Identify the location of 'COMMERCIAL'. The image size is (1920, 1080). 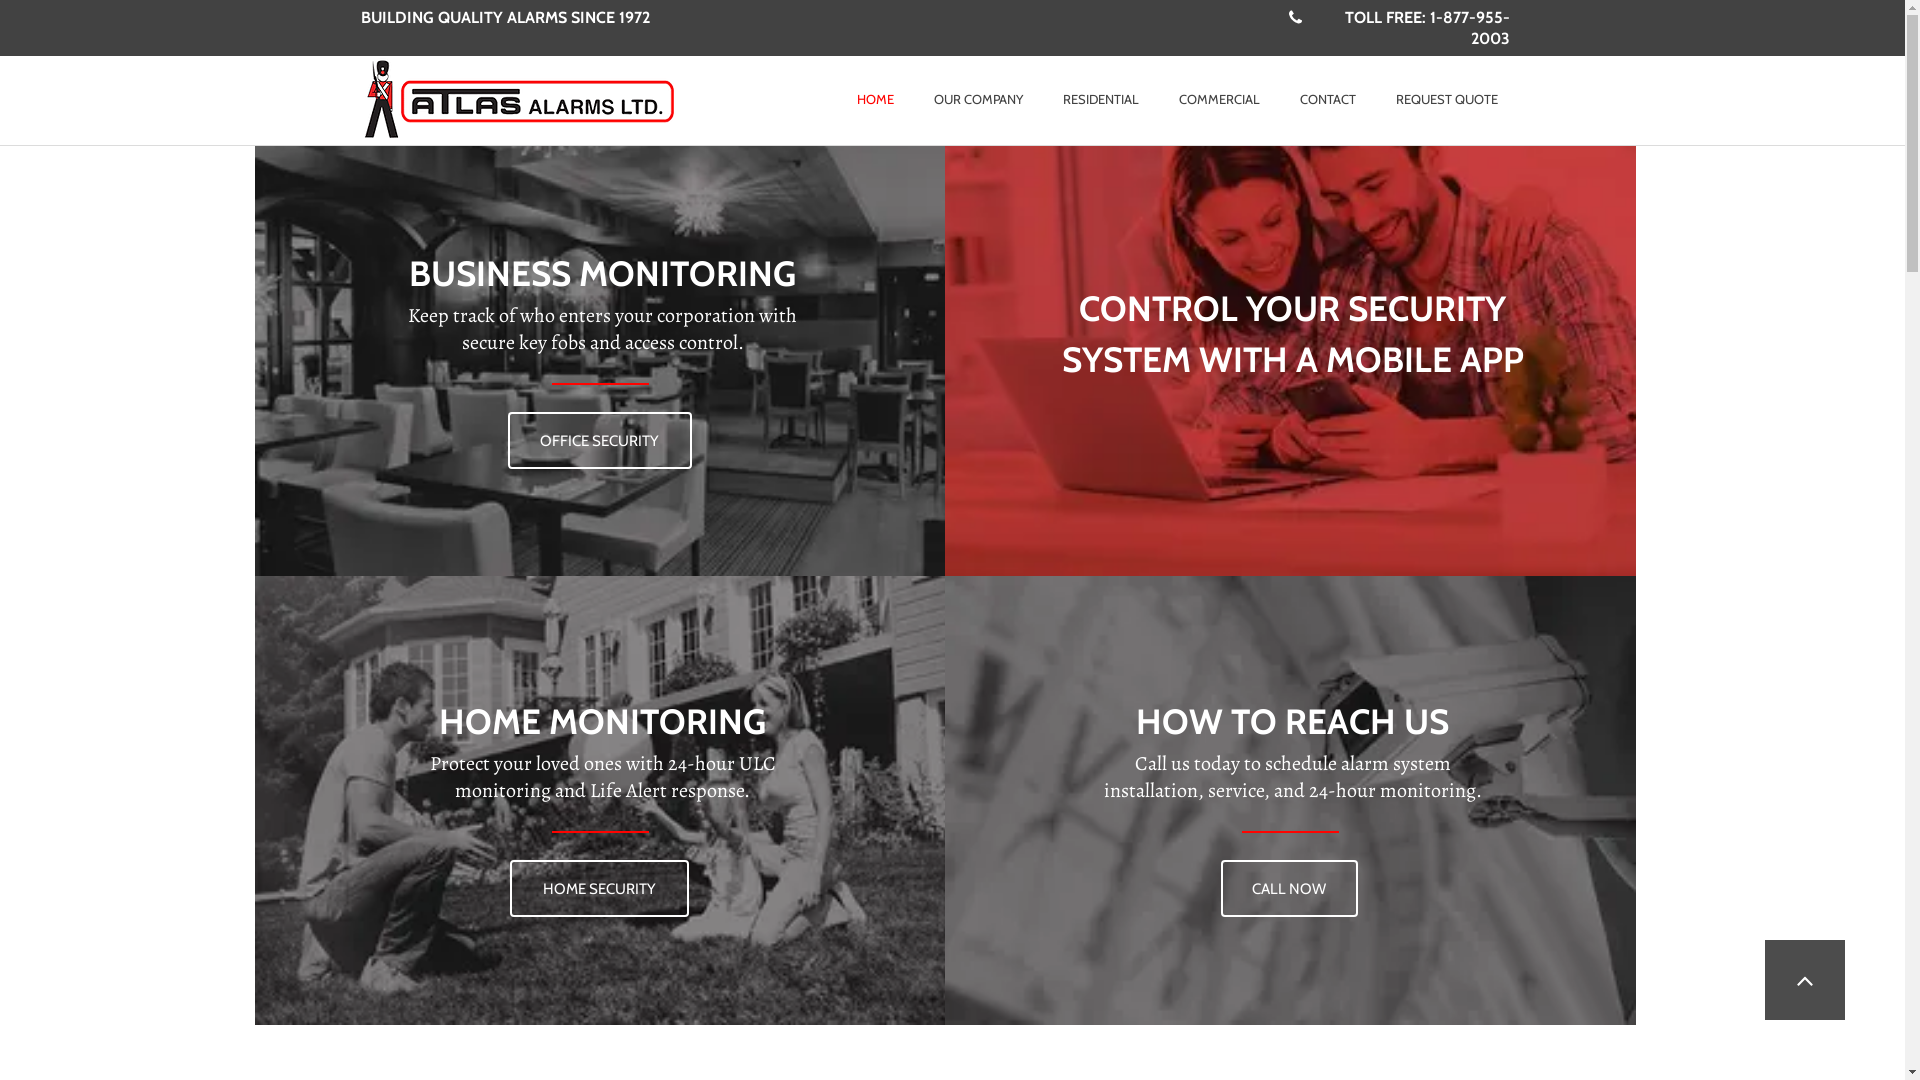
(1218, 99).